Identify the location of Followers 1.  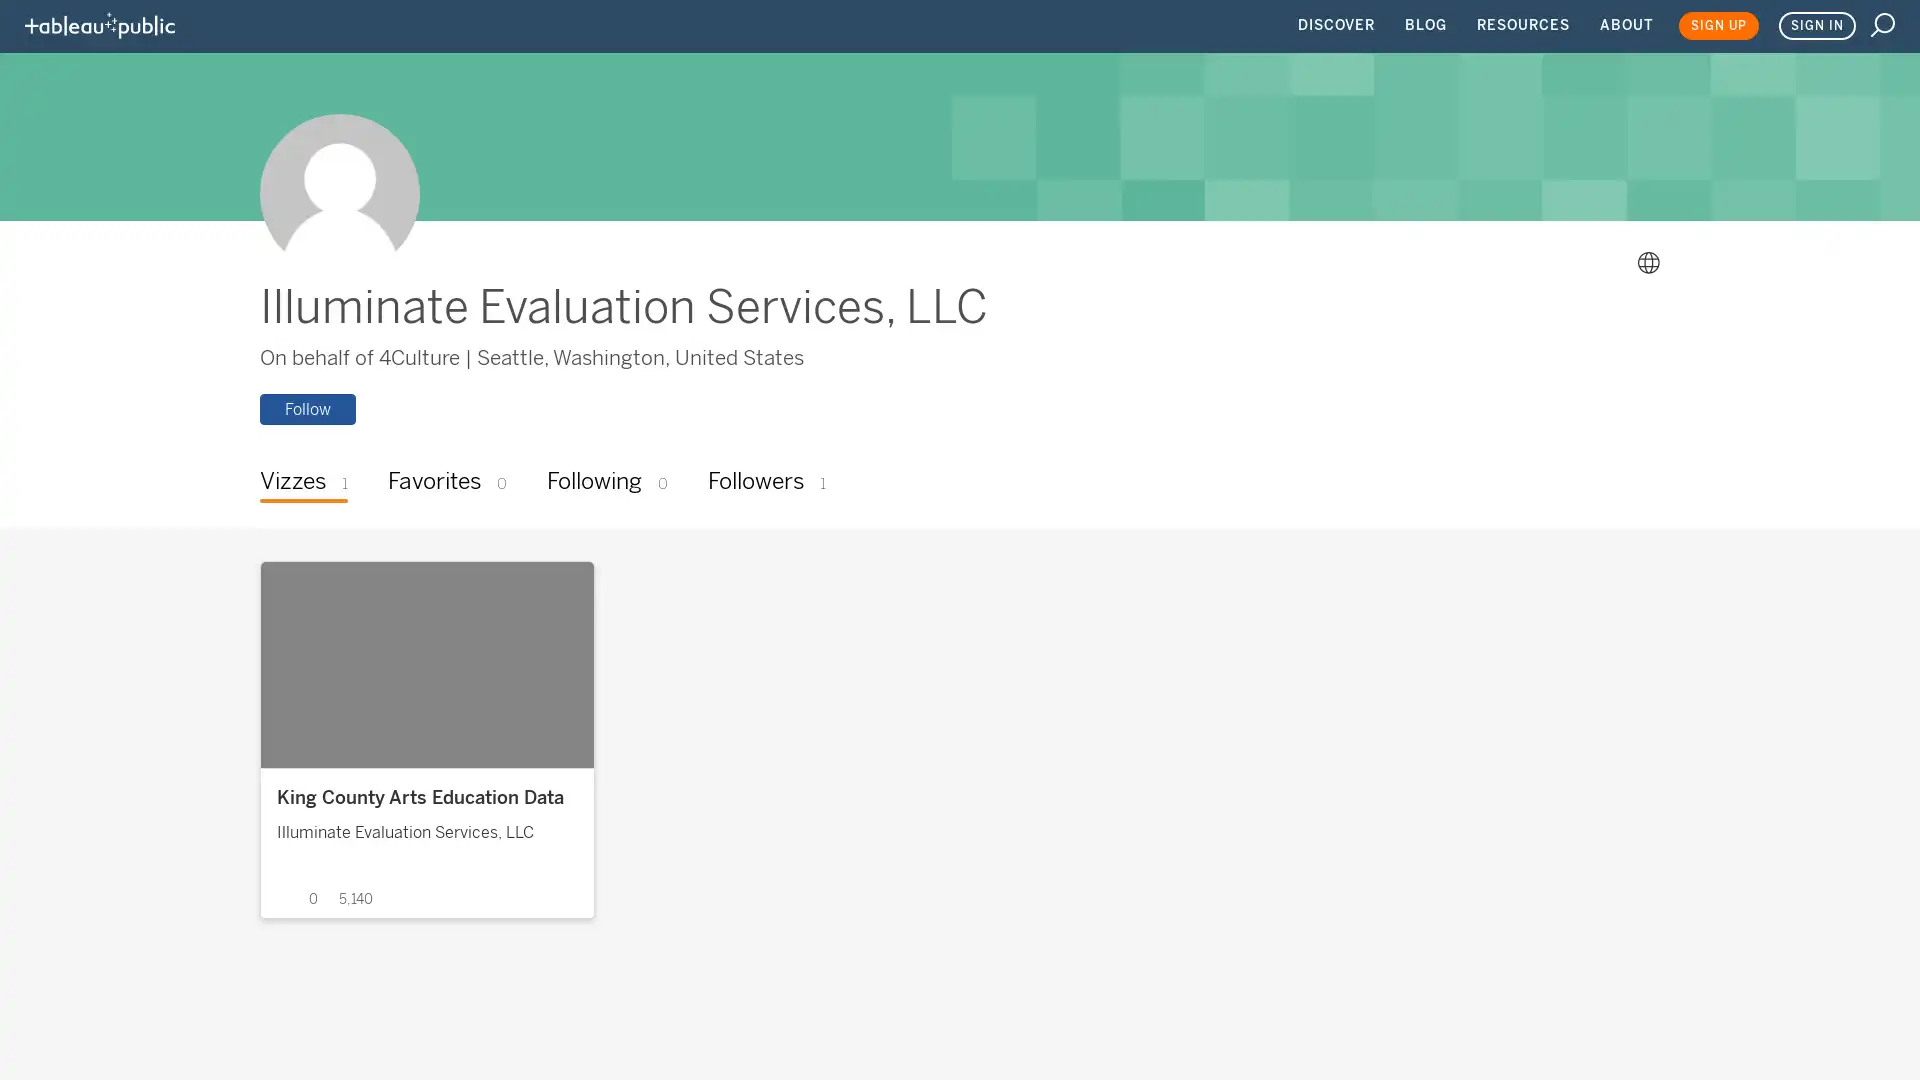
(765, 483).